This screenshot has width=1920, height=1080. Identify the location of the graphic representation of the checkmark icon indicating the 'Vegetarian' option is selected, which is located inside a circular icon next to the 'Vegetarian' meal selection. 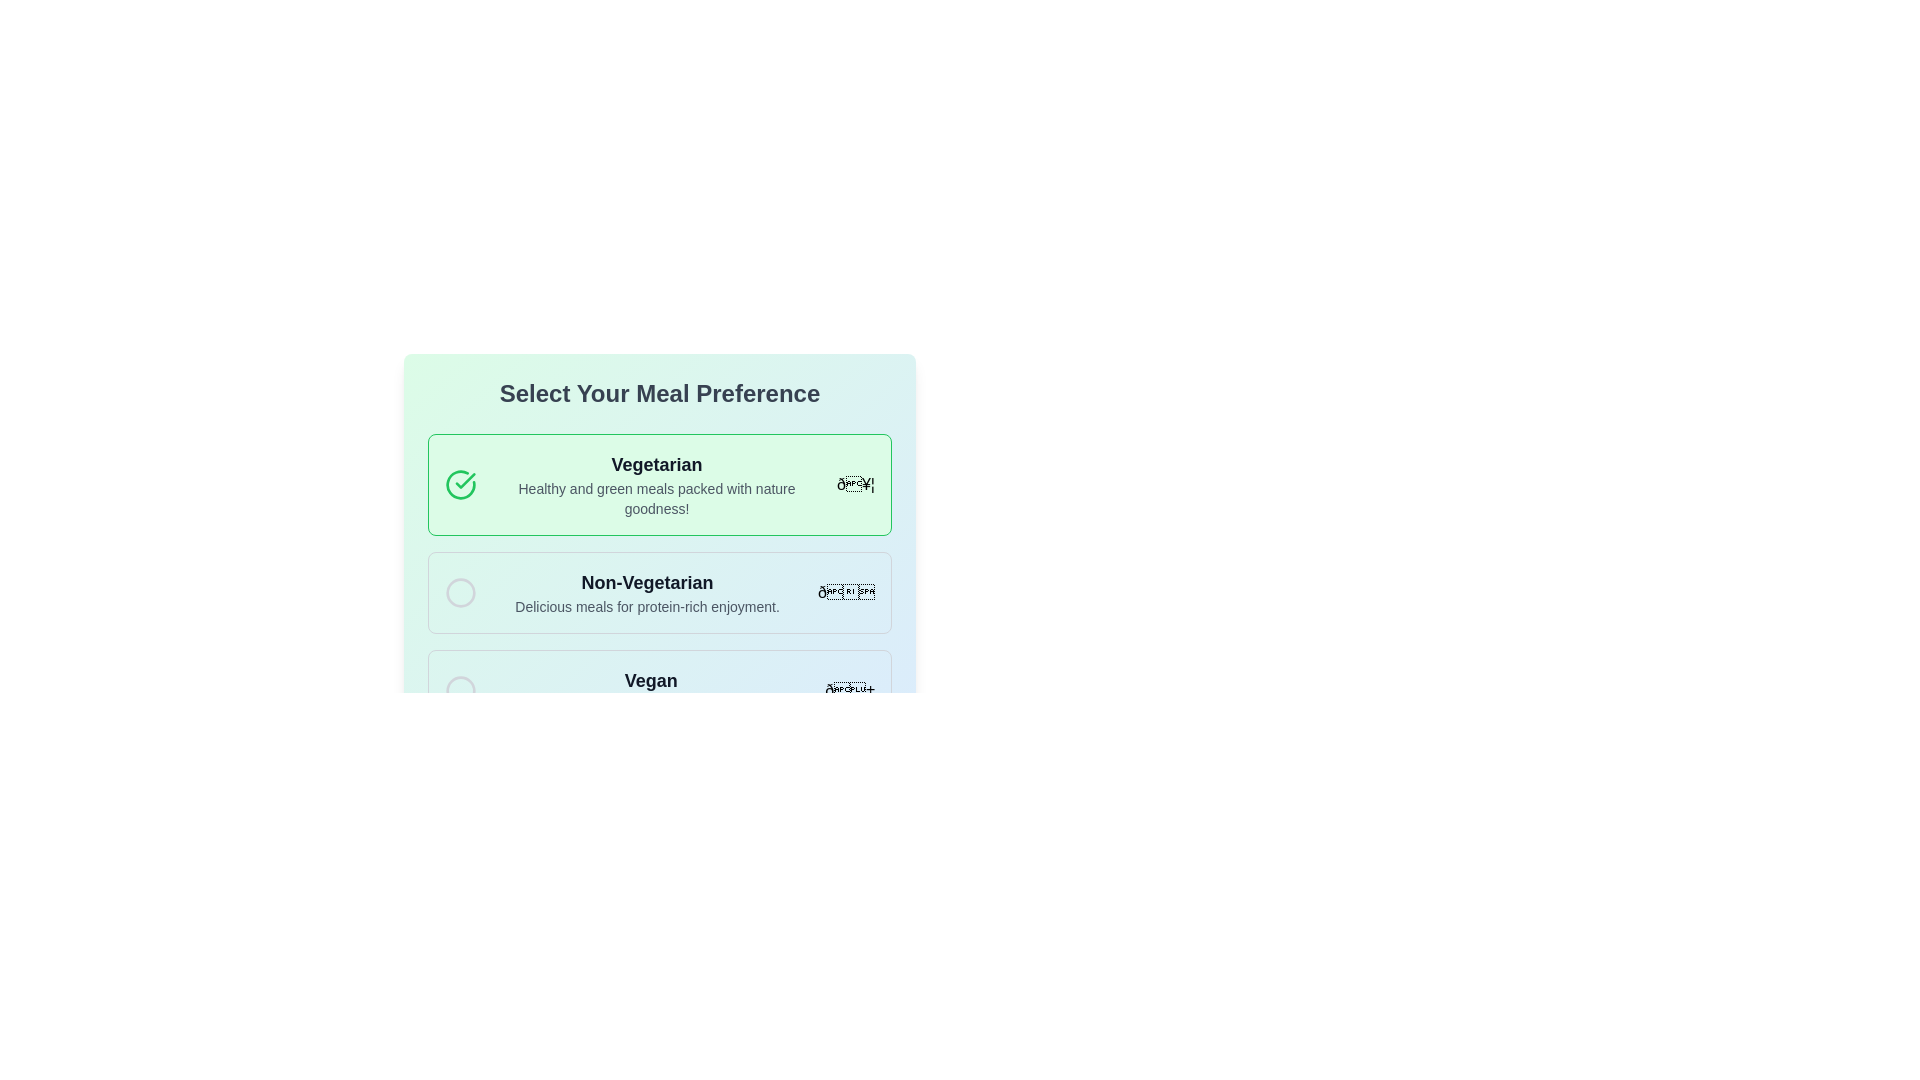
(464, 481).